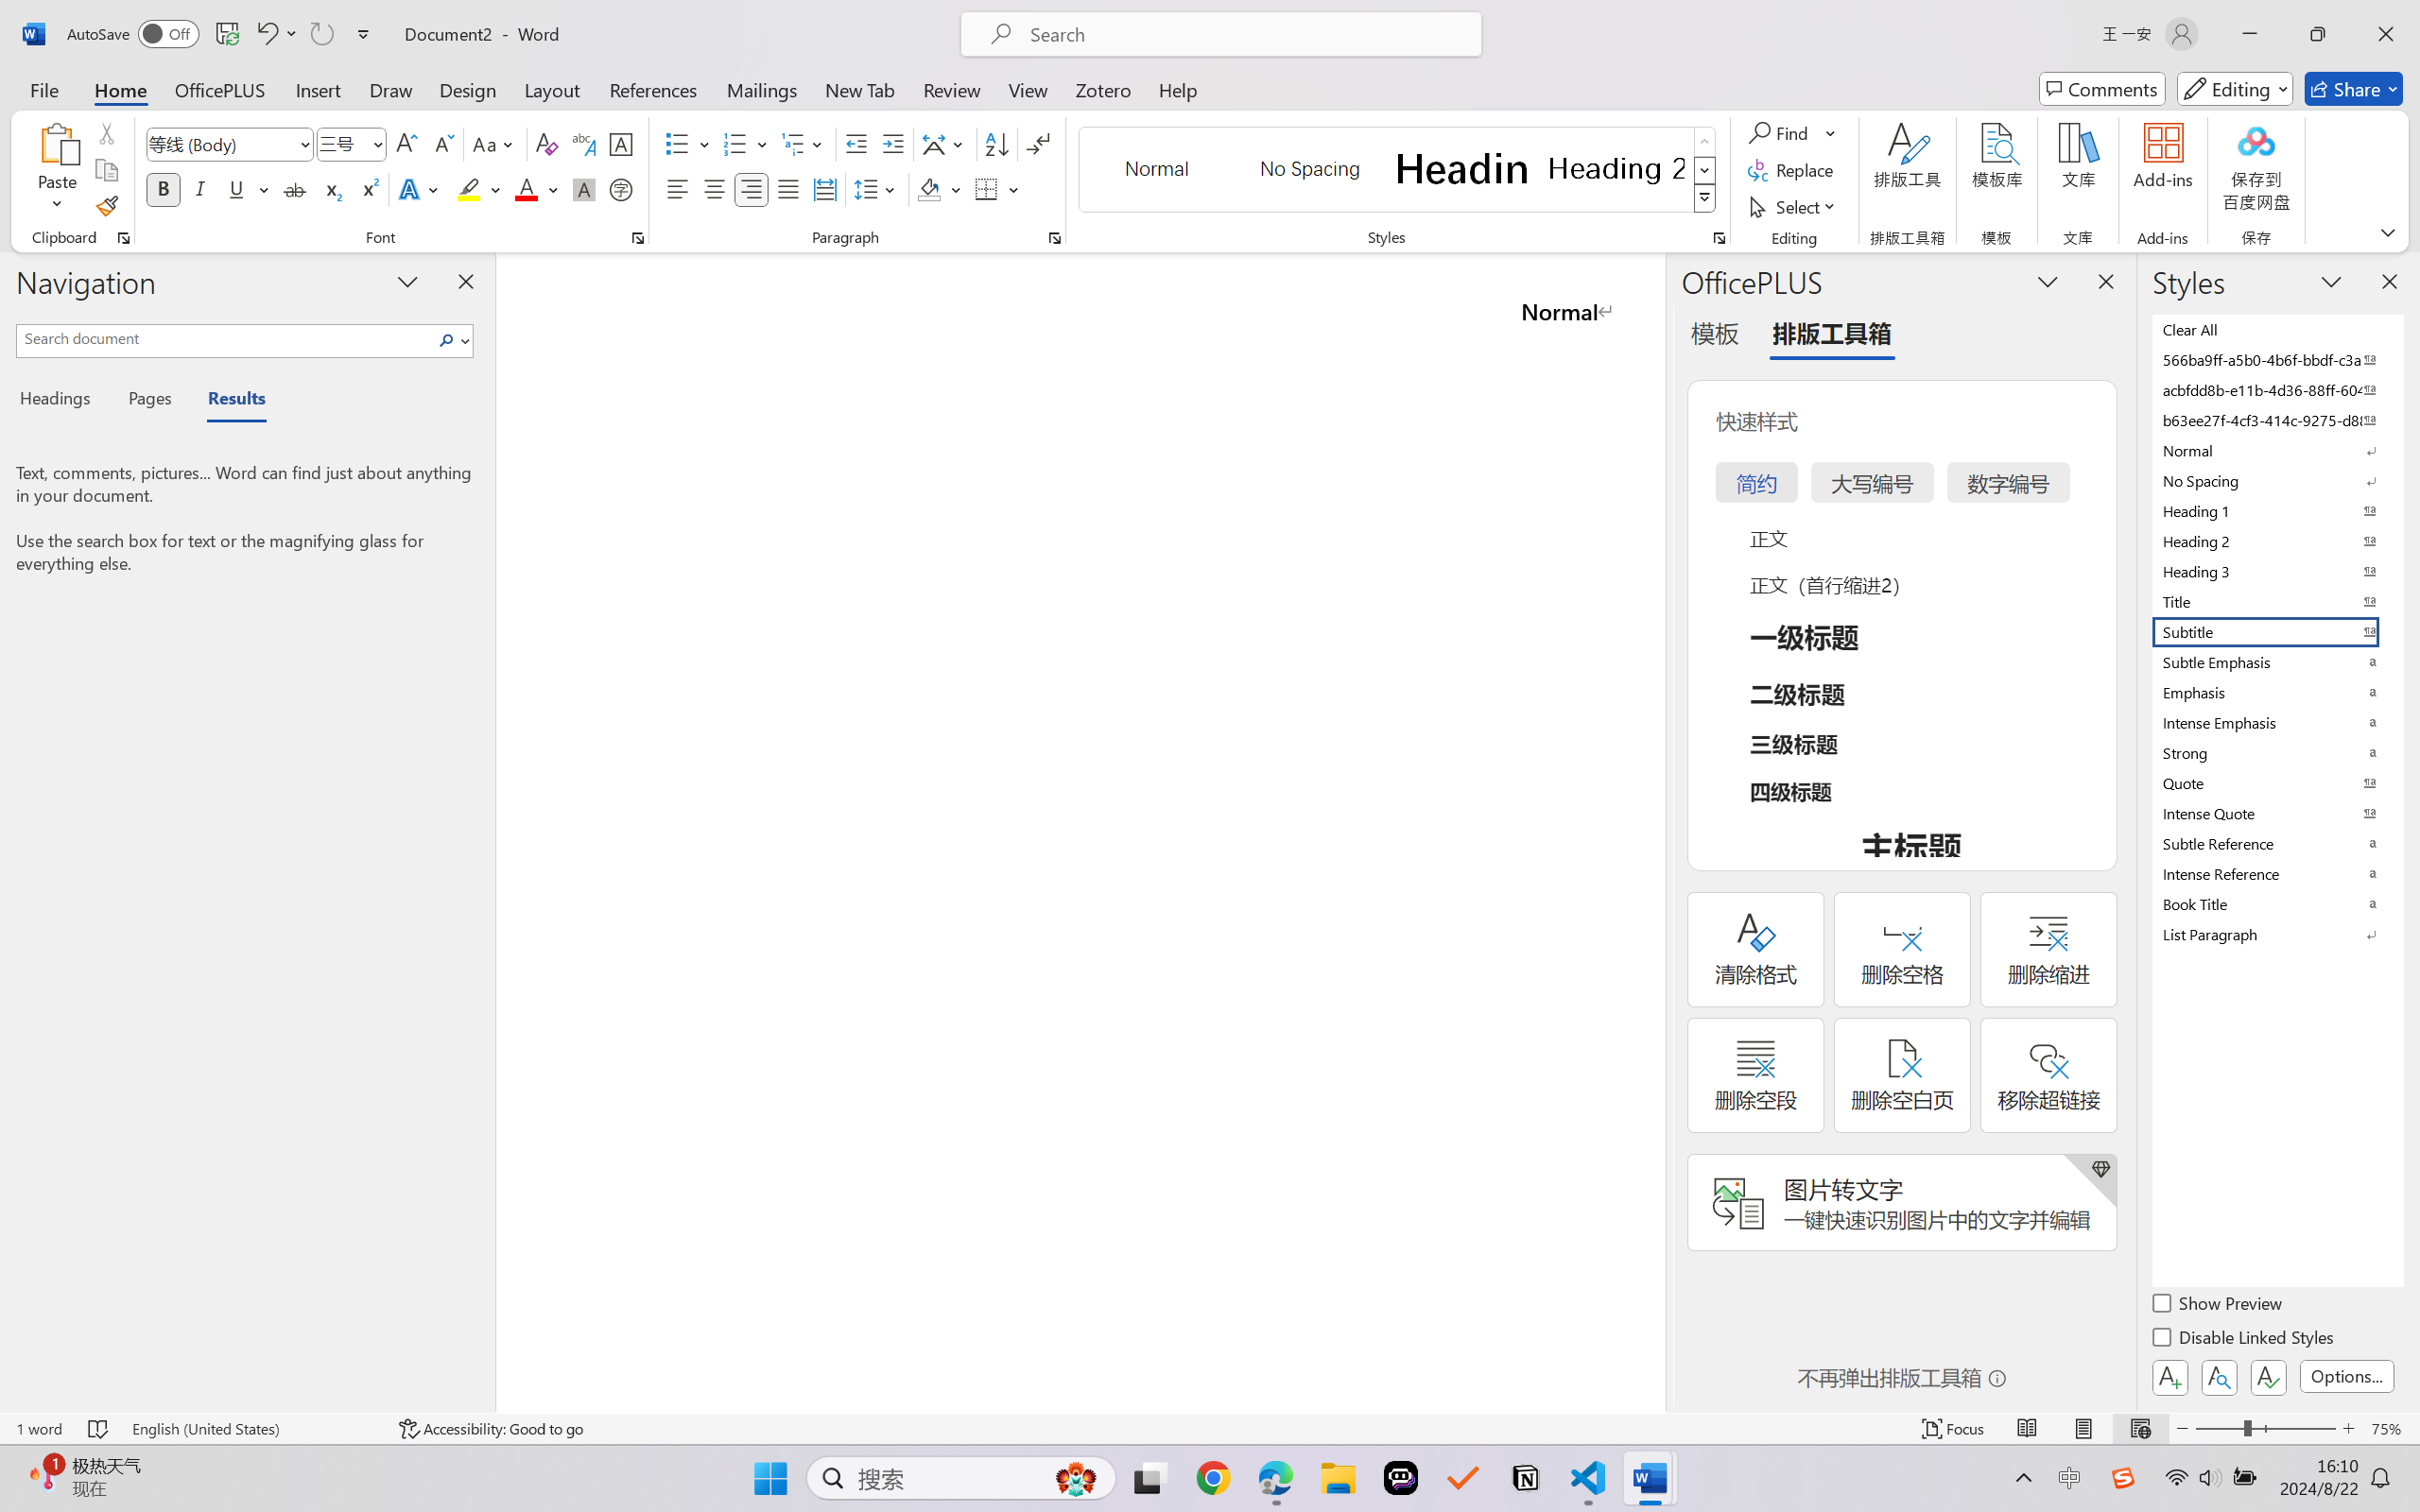  Describe the element at coordinates (164, 188) in the screenshot. I see `'Bold'` at that location.